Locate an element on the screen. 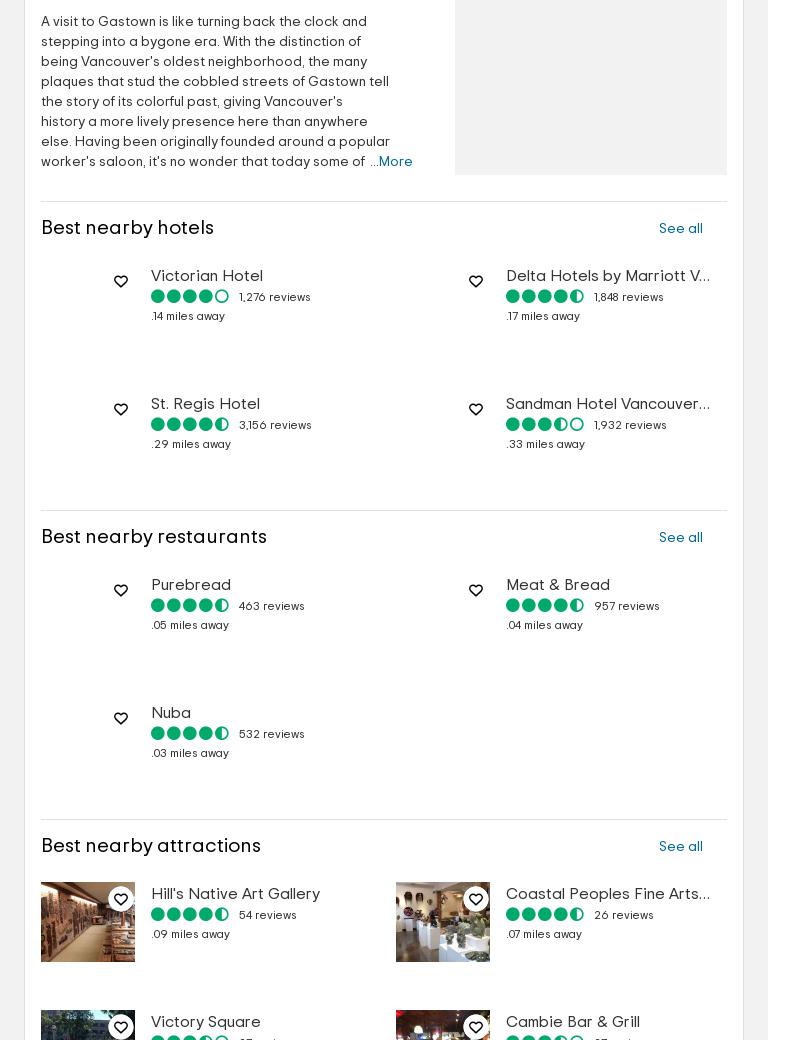 The image size is (805, 1040). '.07 miles away' is located at coordinates (506, 934).